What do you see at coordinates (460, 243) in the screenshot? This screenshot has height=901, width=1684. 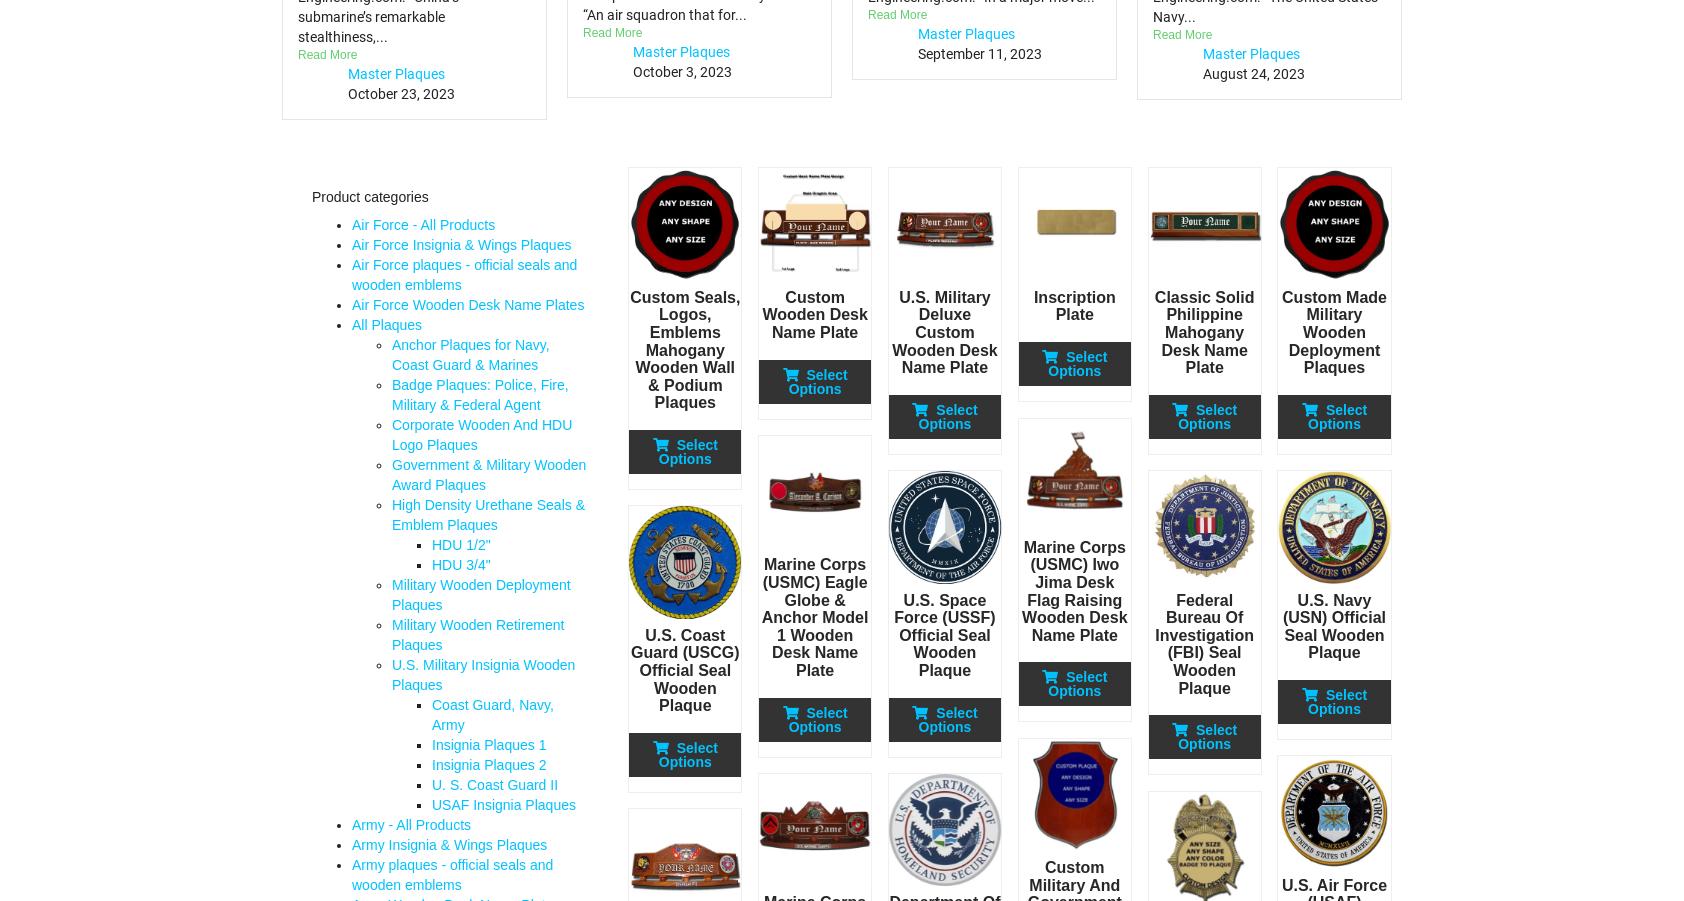 I see `'Air Force Insignia & Wings Plaques'` at bounding box center [460, 243].